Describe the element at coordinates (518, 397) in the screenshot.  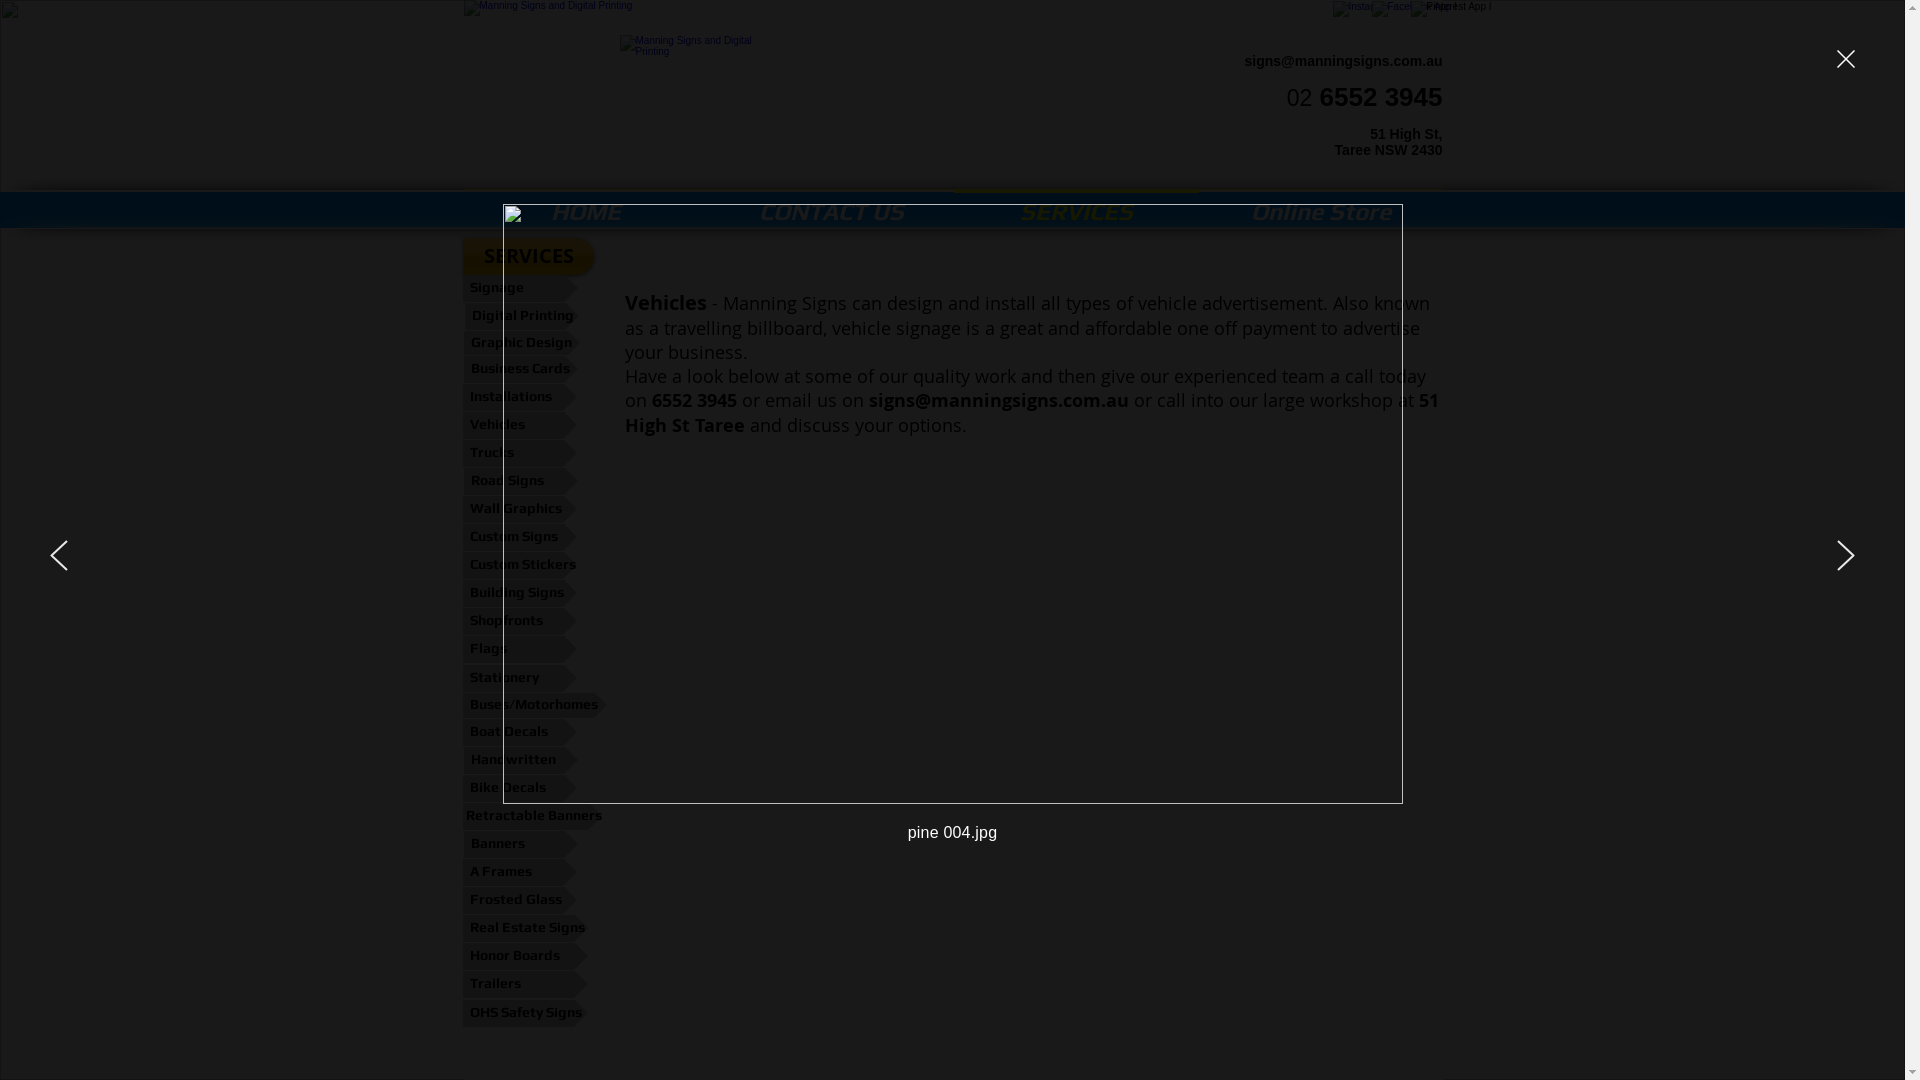
I see `'Installations'` at that location.